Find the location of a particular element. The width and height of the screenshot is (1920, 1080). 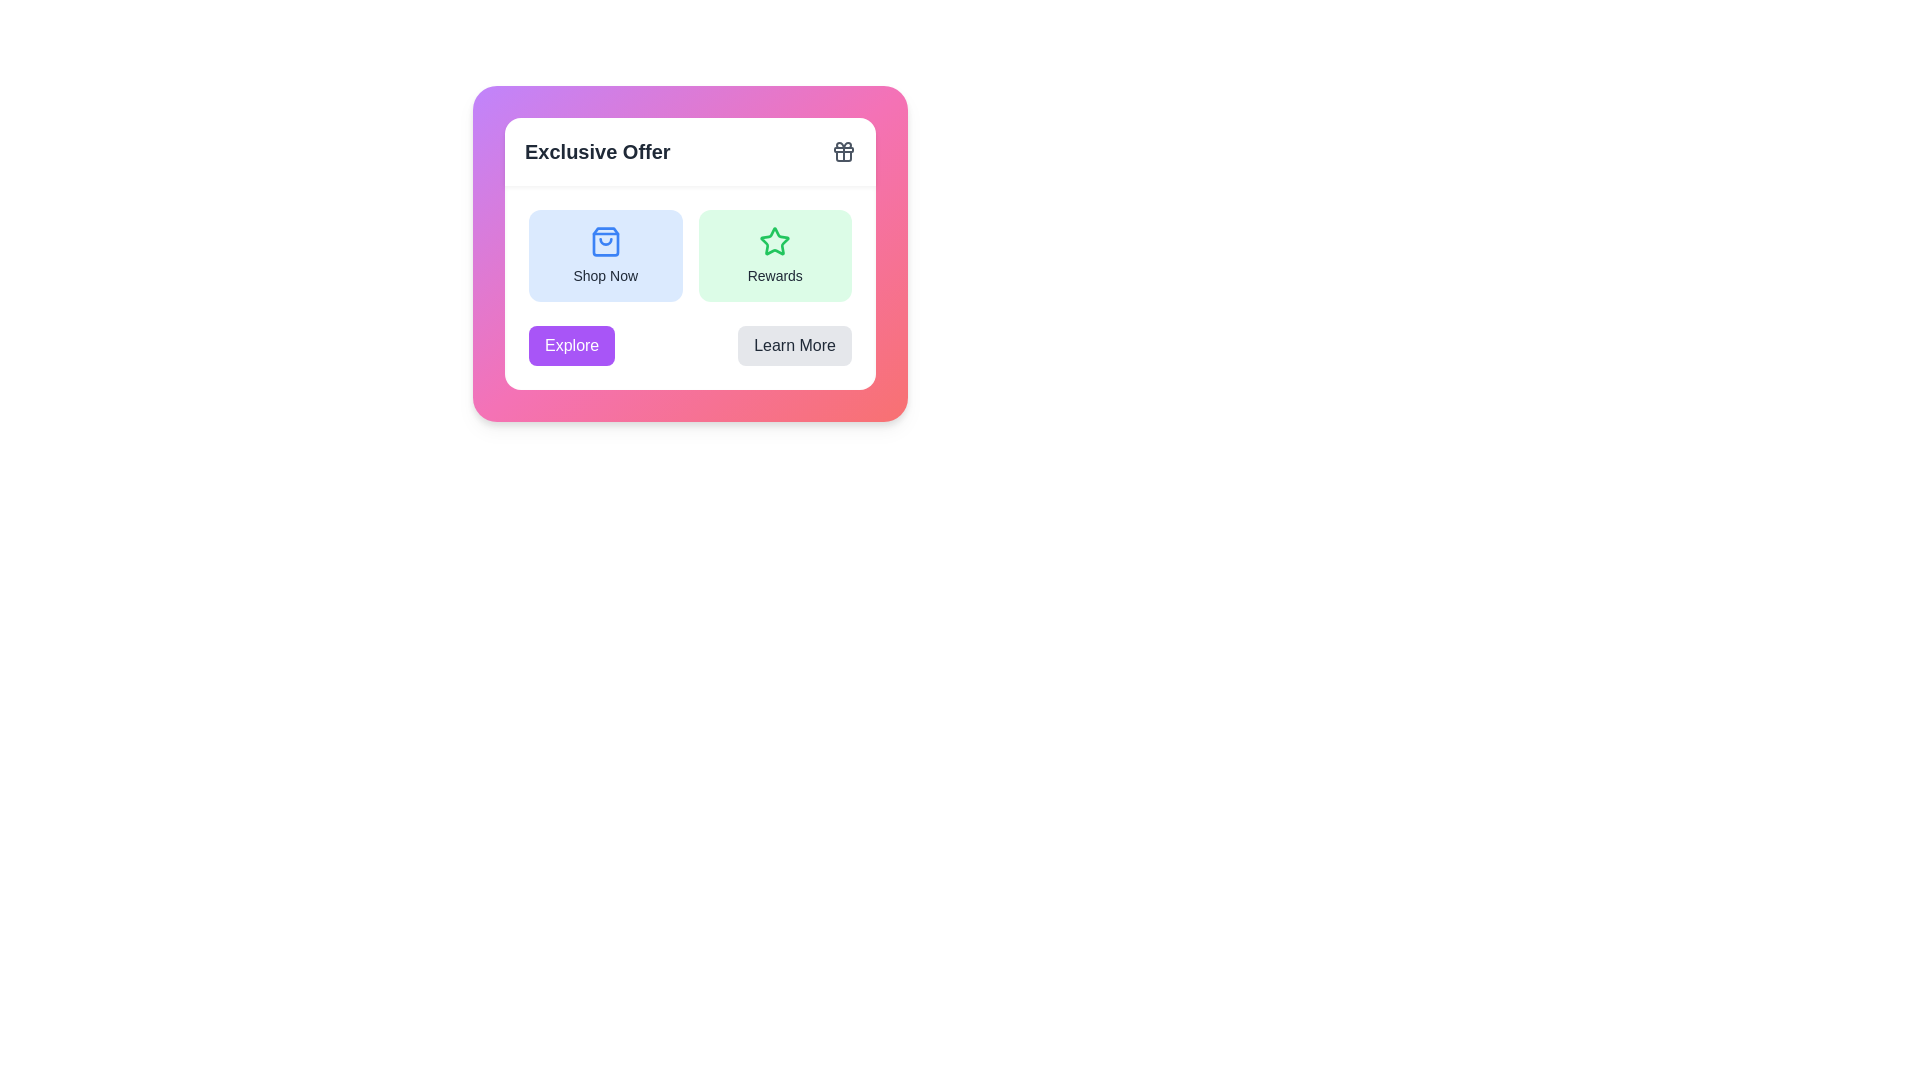

the shopping icon located in the upper section of the 'Shop Now' card, which serves as a visual cue for users is located at coordinates (604, 241).